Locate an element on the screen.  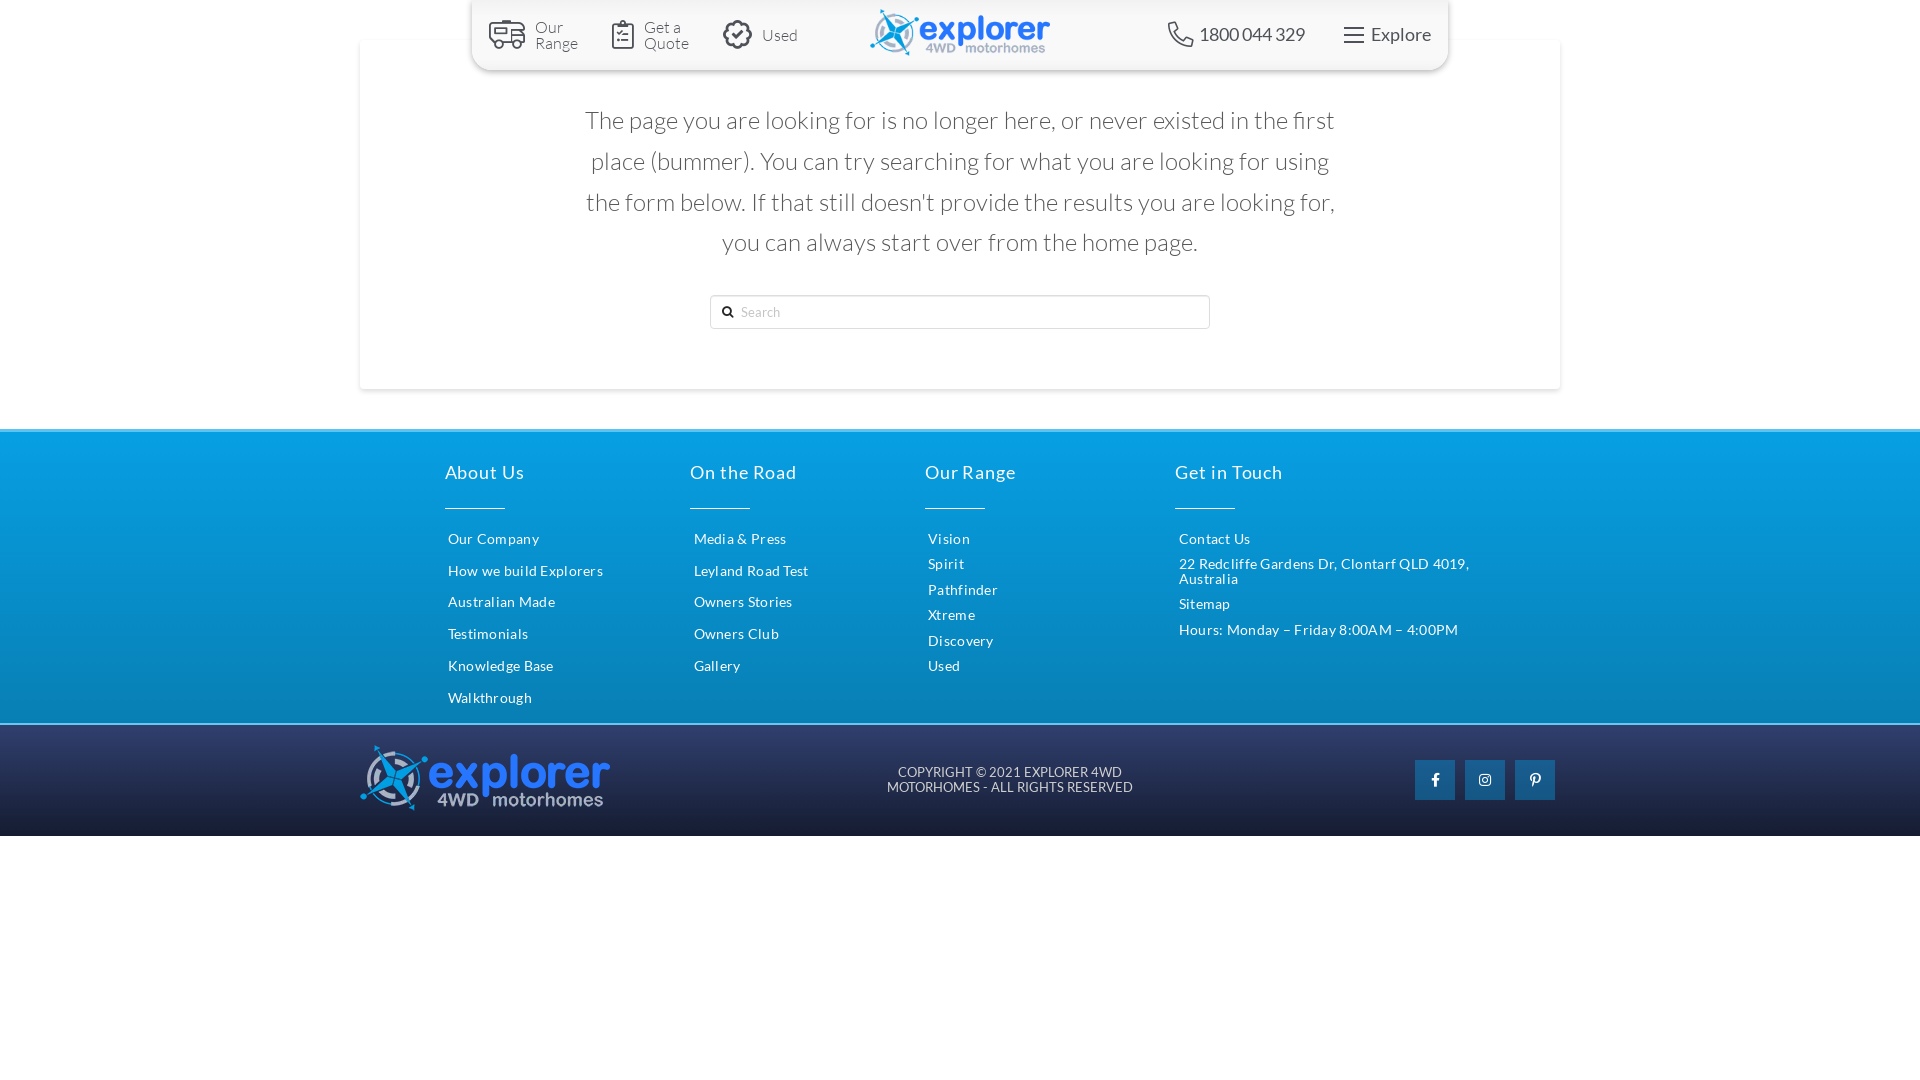
'Gallery' is located at coordinates (694, 666).